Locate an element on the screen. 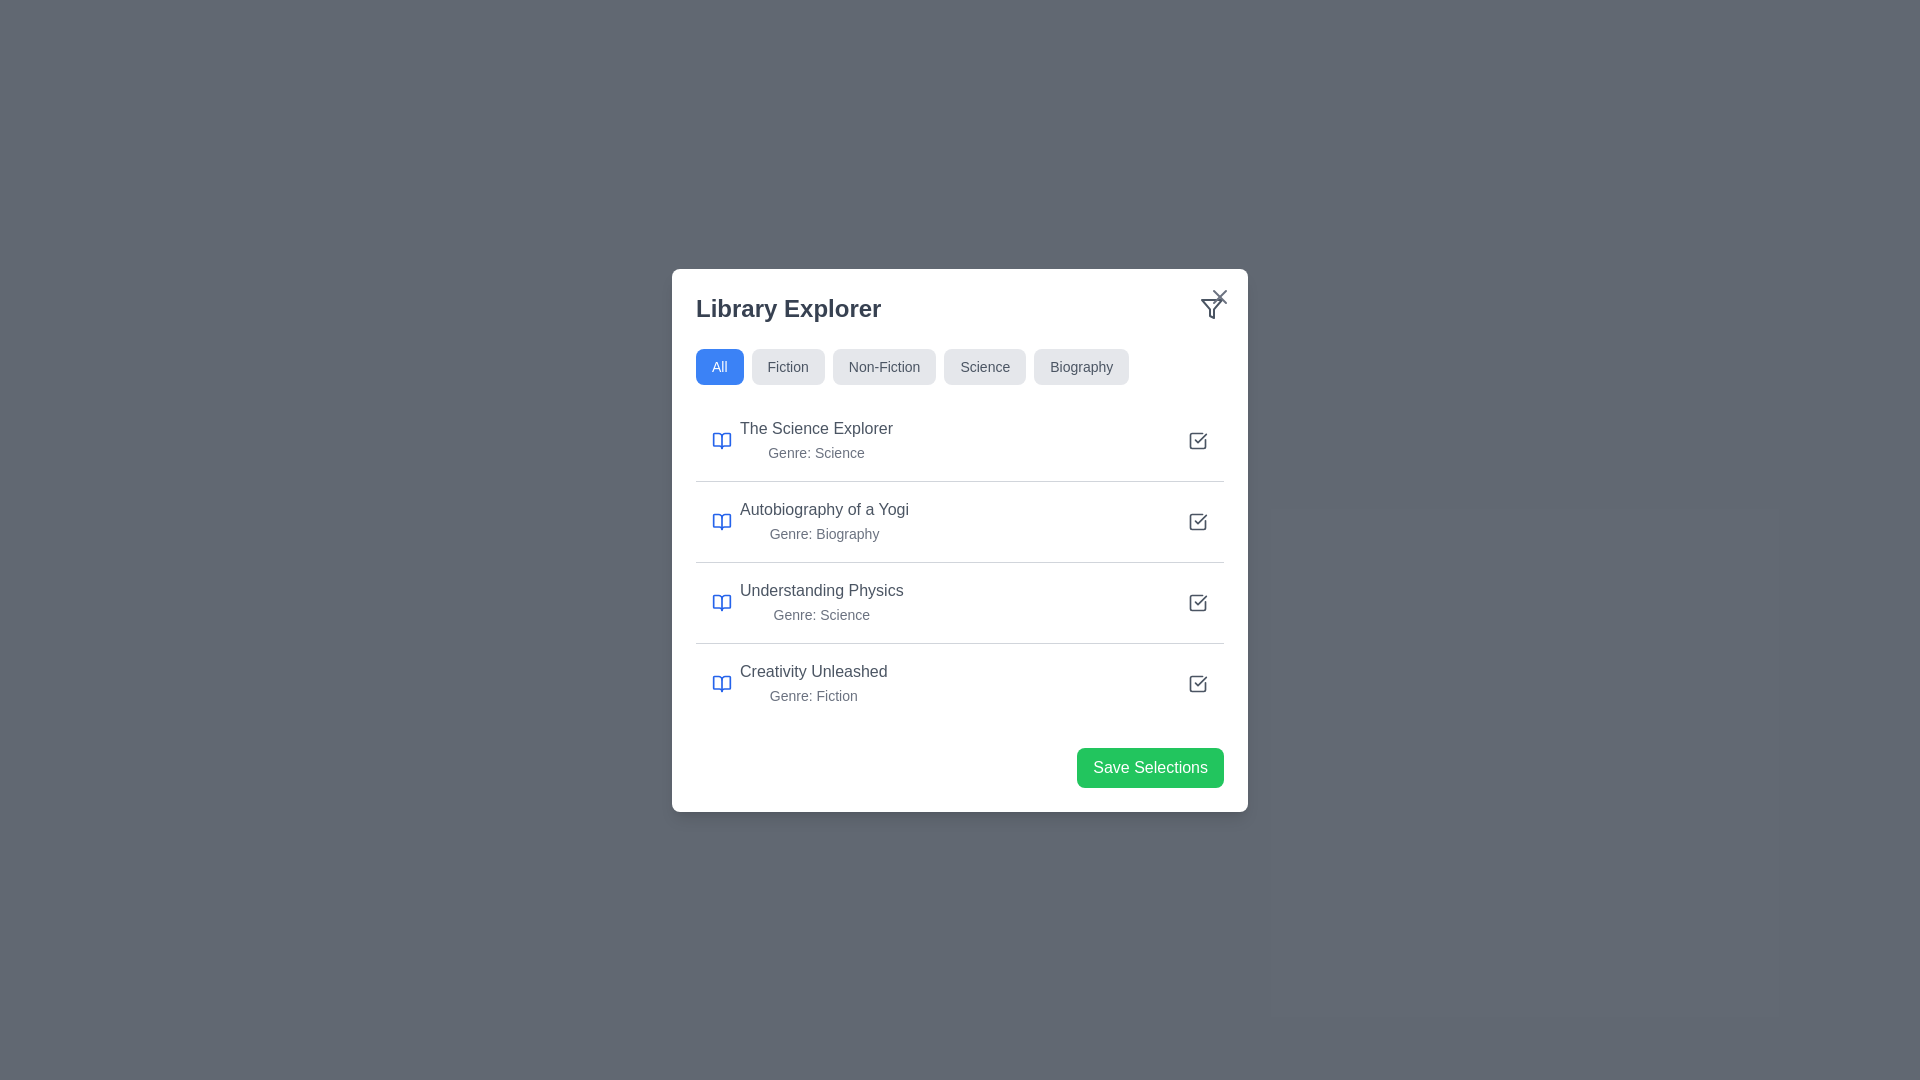 Image resolution: width=1920 pixels, height=1080 pixels. the icon representing 'Creativity Unleashed' in the Library Explorer panel, positioned in the fourth entry of the list is located at coordinates (720, 681).